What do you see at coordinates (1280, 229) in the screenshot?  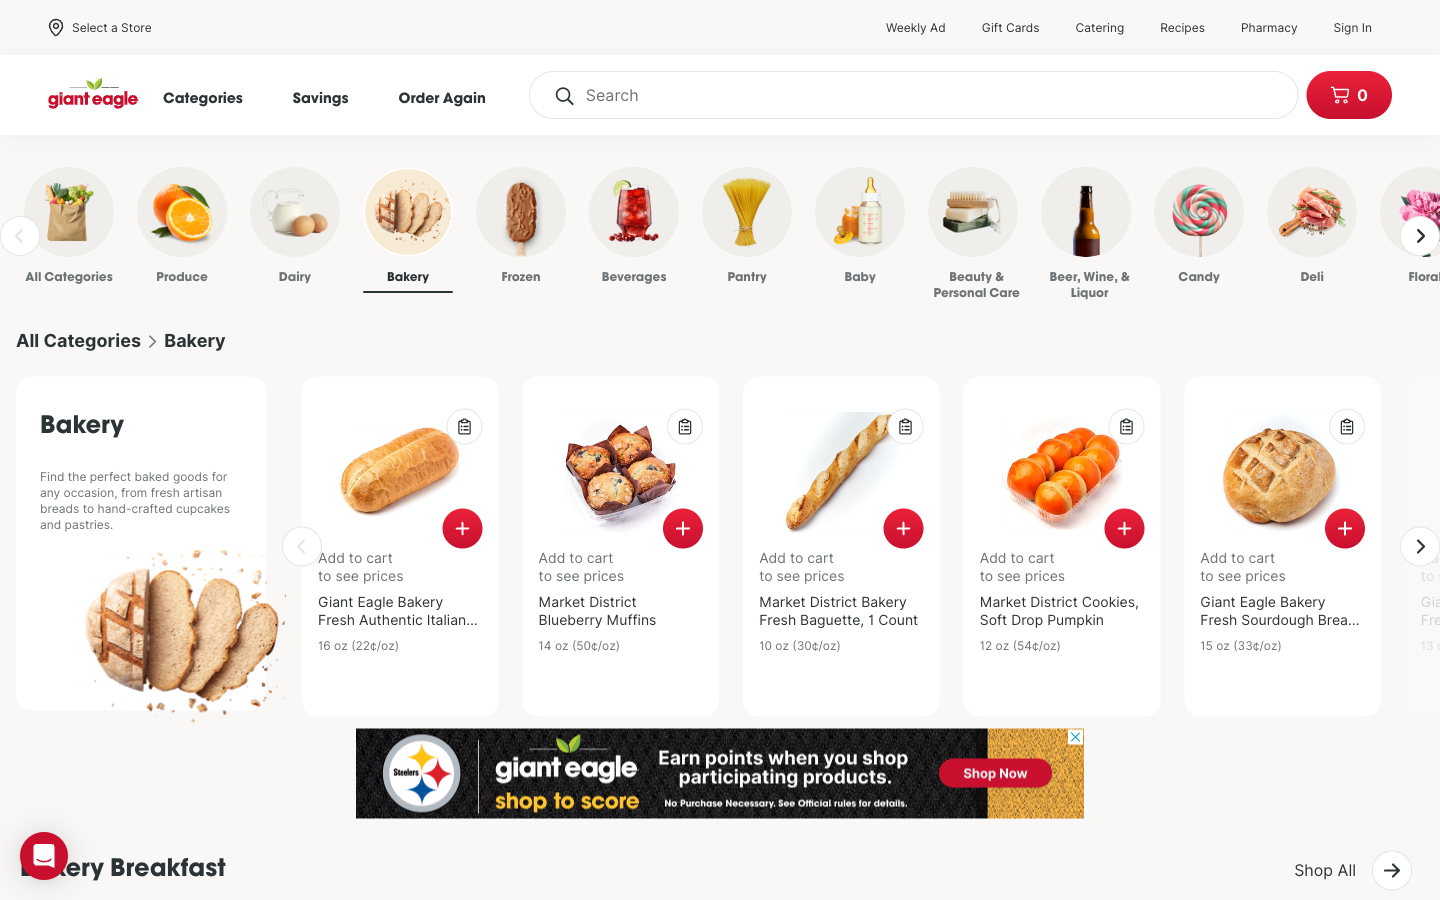 I see `the Deli Category Page` at bounding box center [1280, 229].